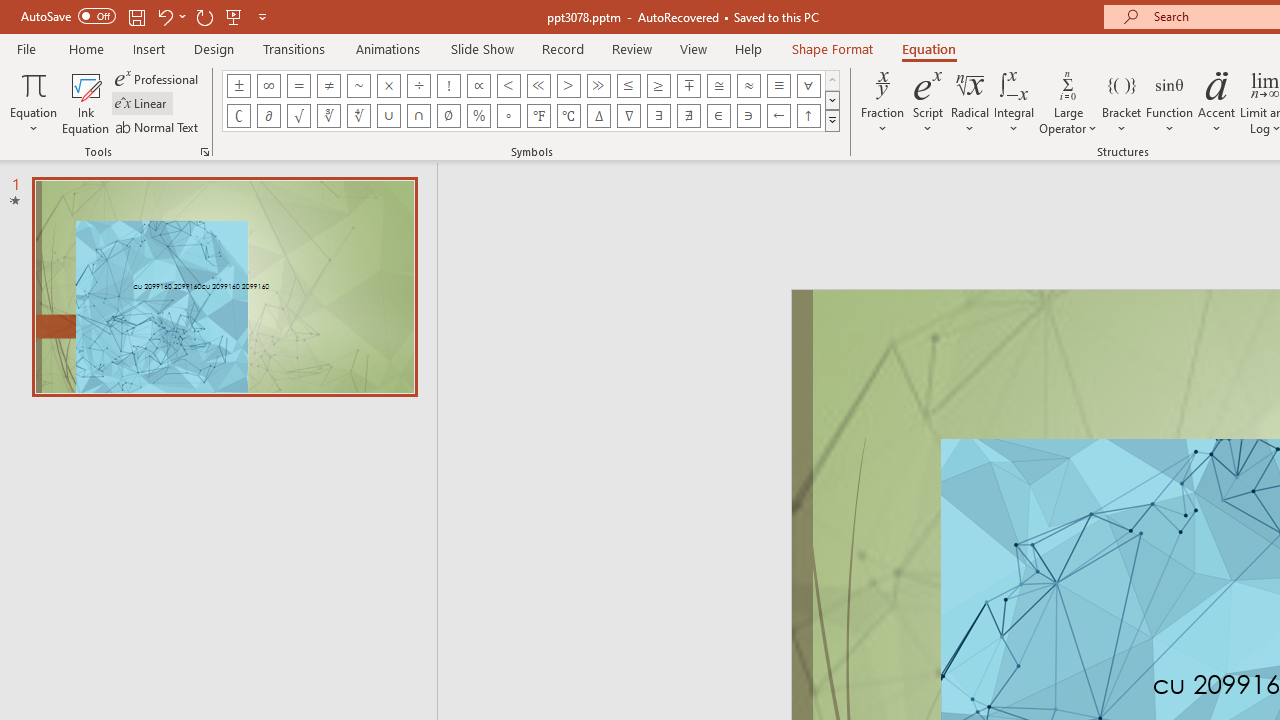  I want to click on 'Equation Symbols', so click(832, 120).